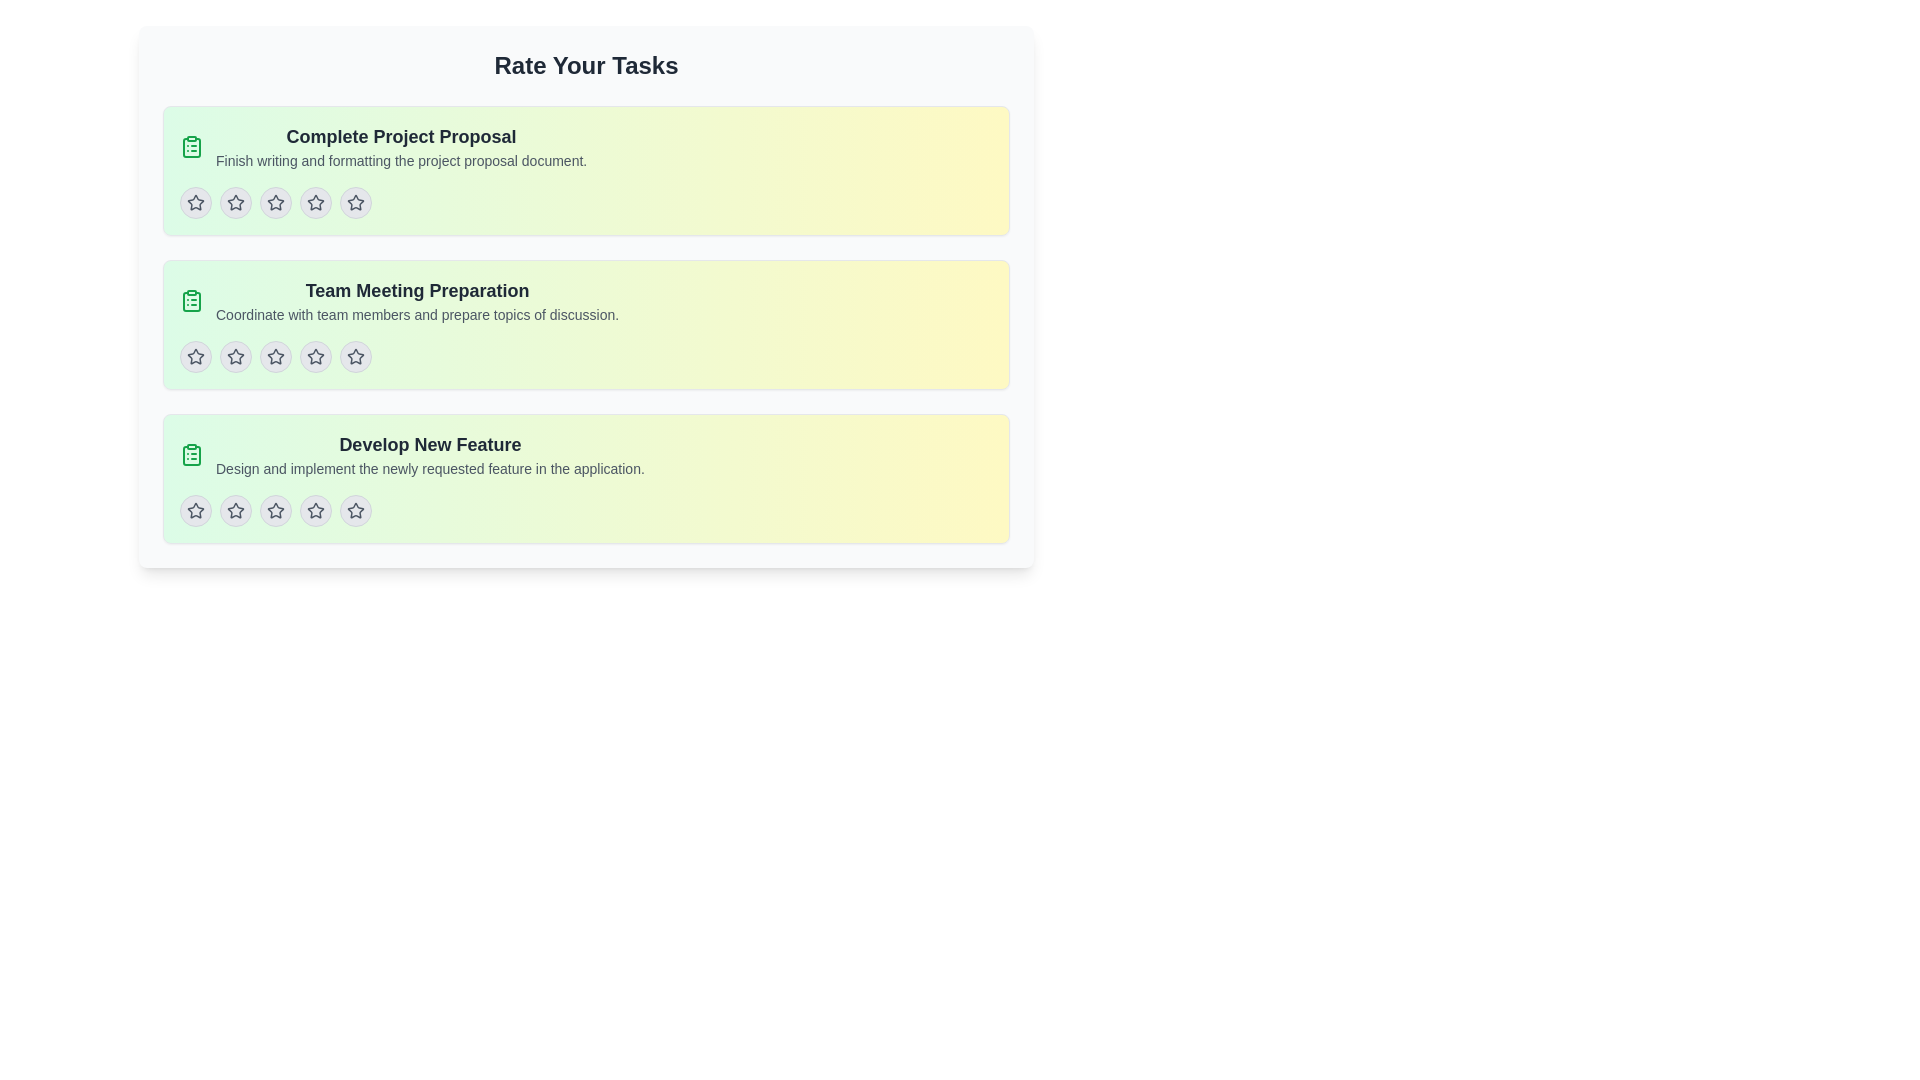  What do you see at coordinates (192, 300) in the screenshot?
I see `the icon to the left of the title in the second task of the list titled 'Team Meeting Preparation'` at bounding box center [192, 300].